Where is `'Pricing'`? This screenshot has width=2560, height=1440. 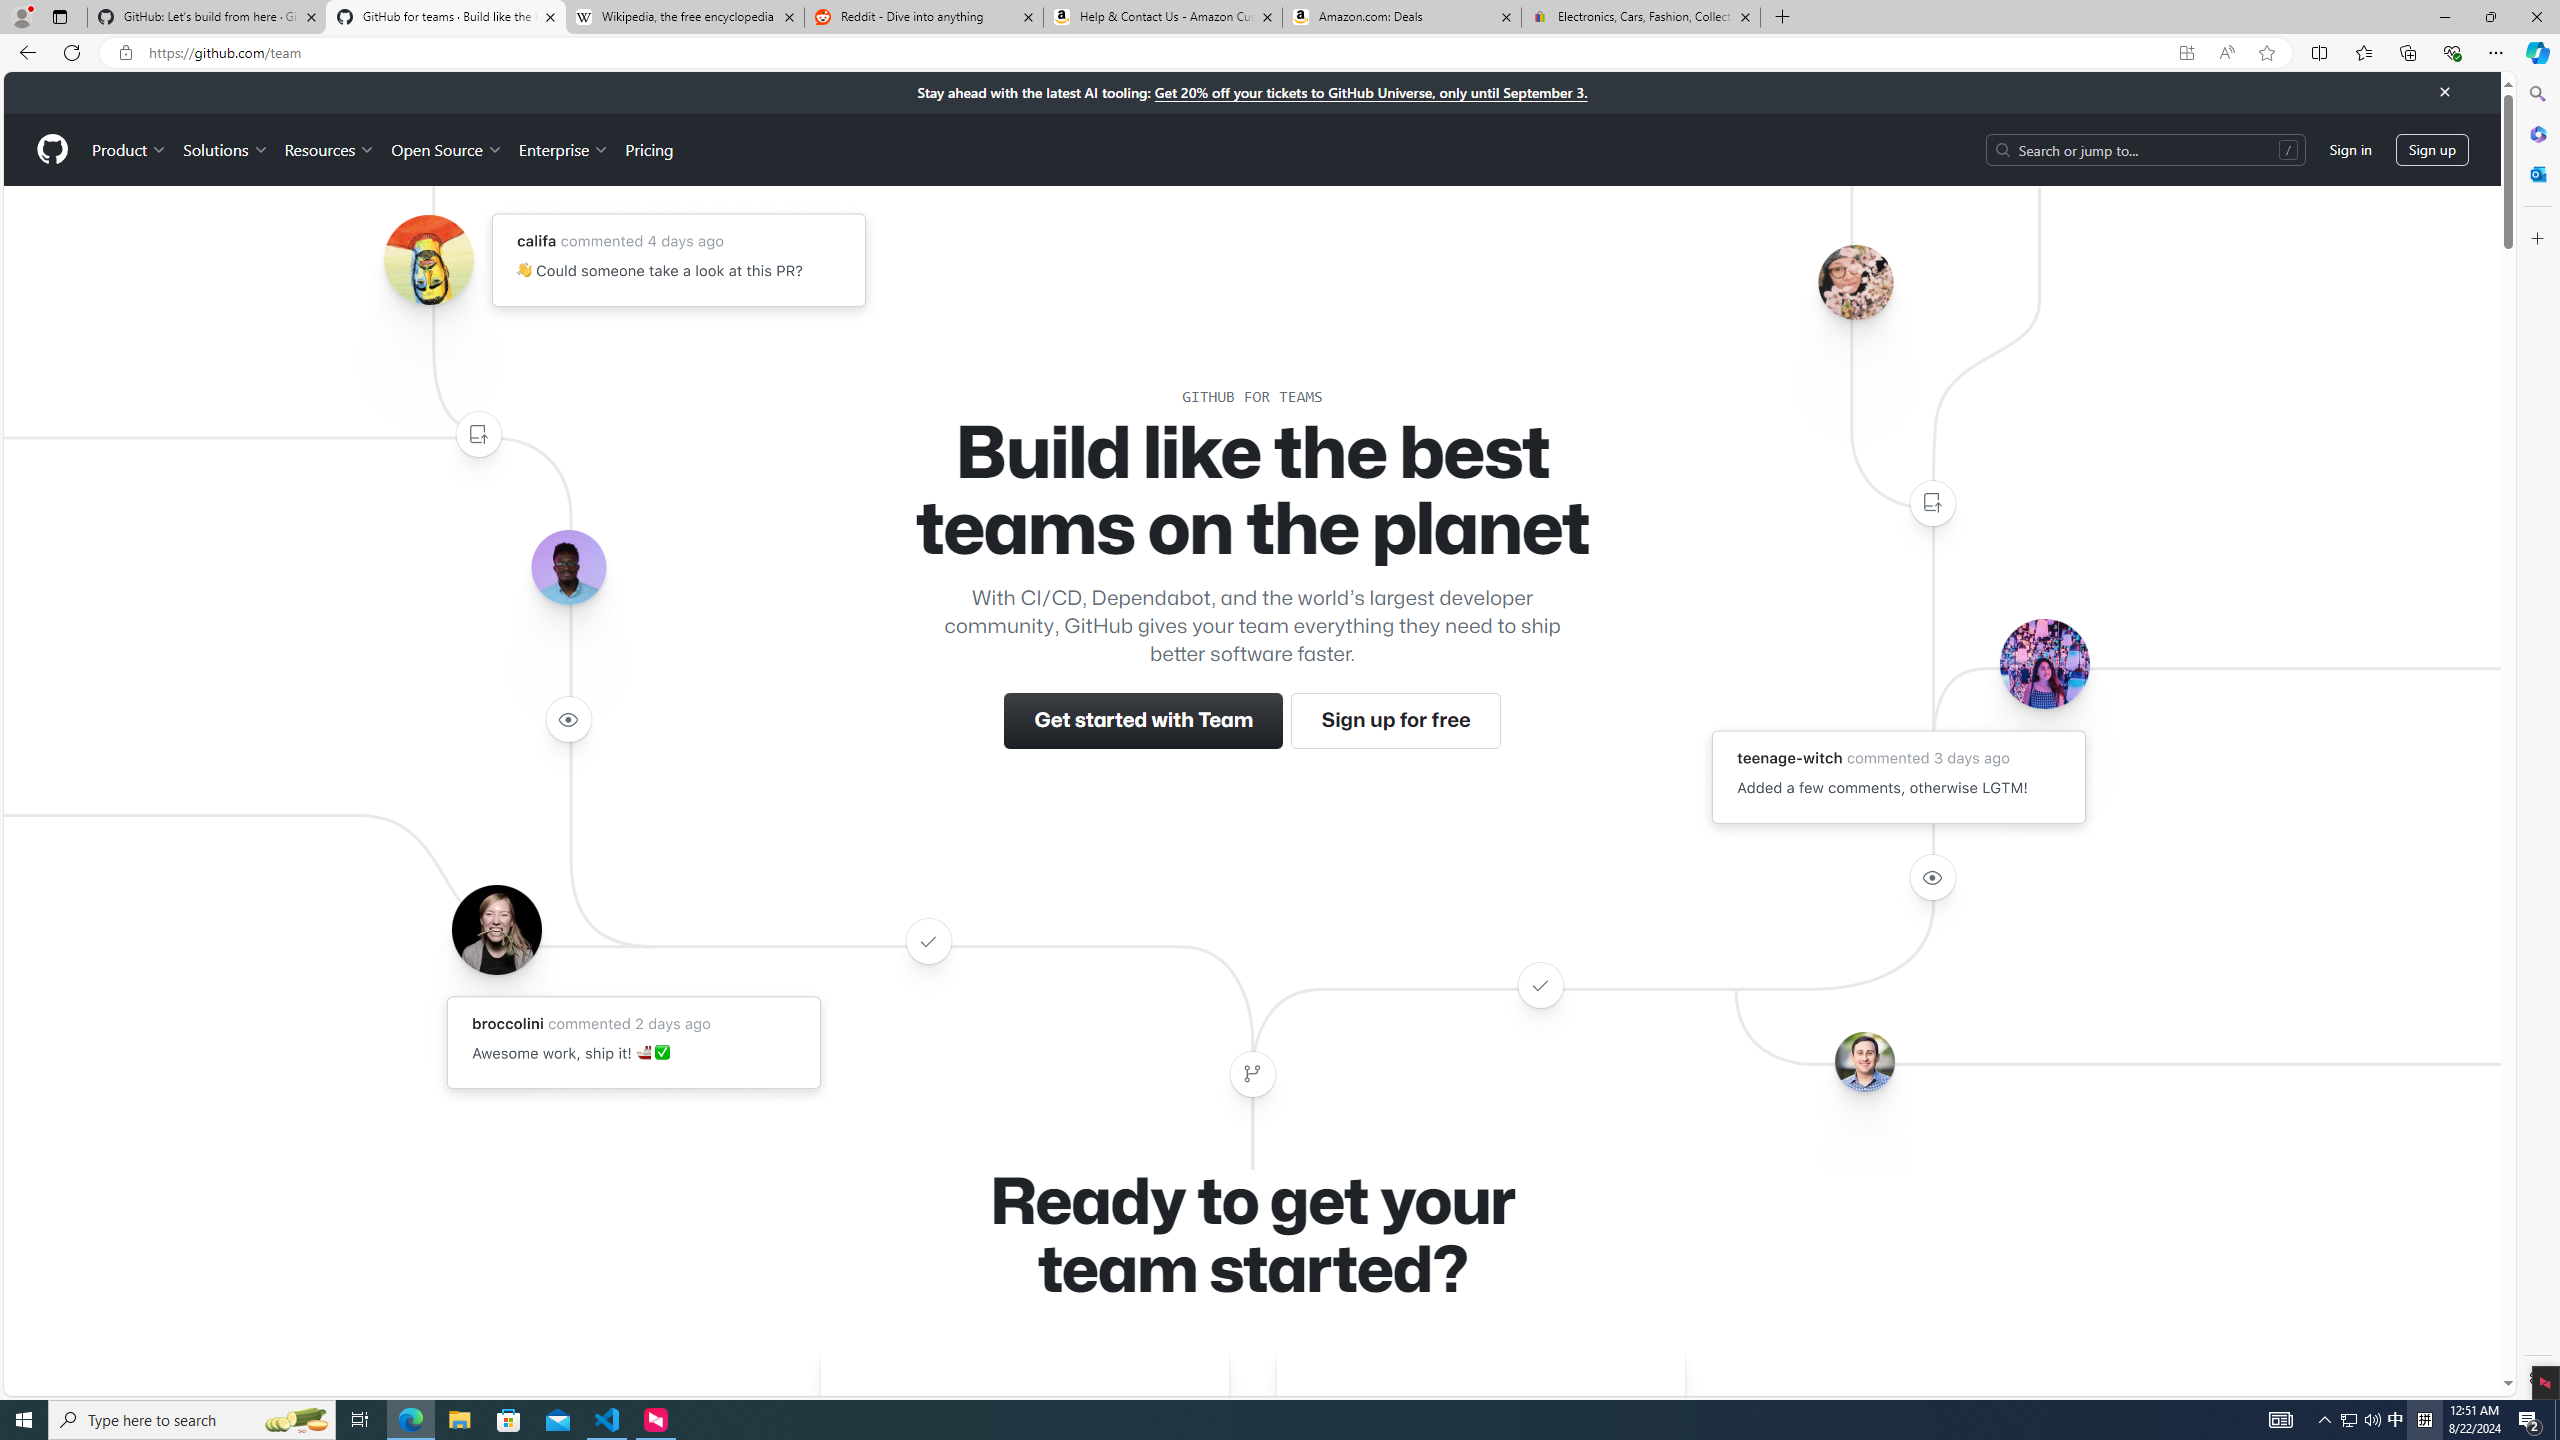 'Pricing' is located at coordinates (648, 149).